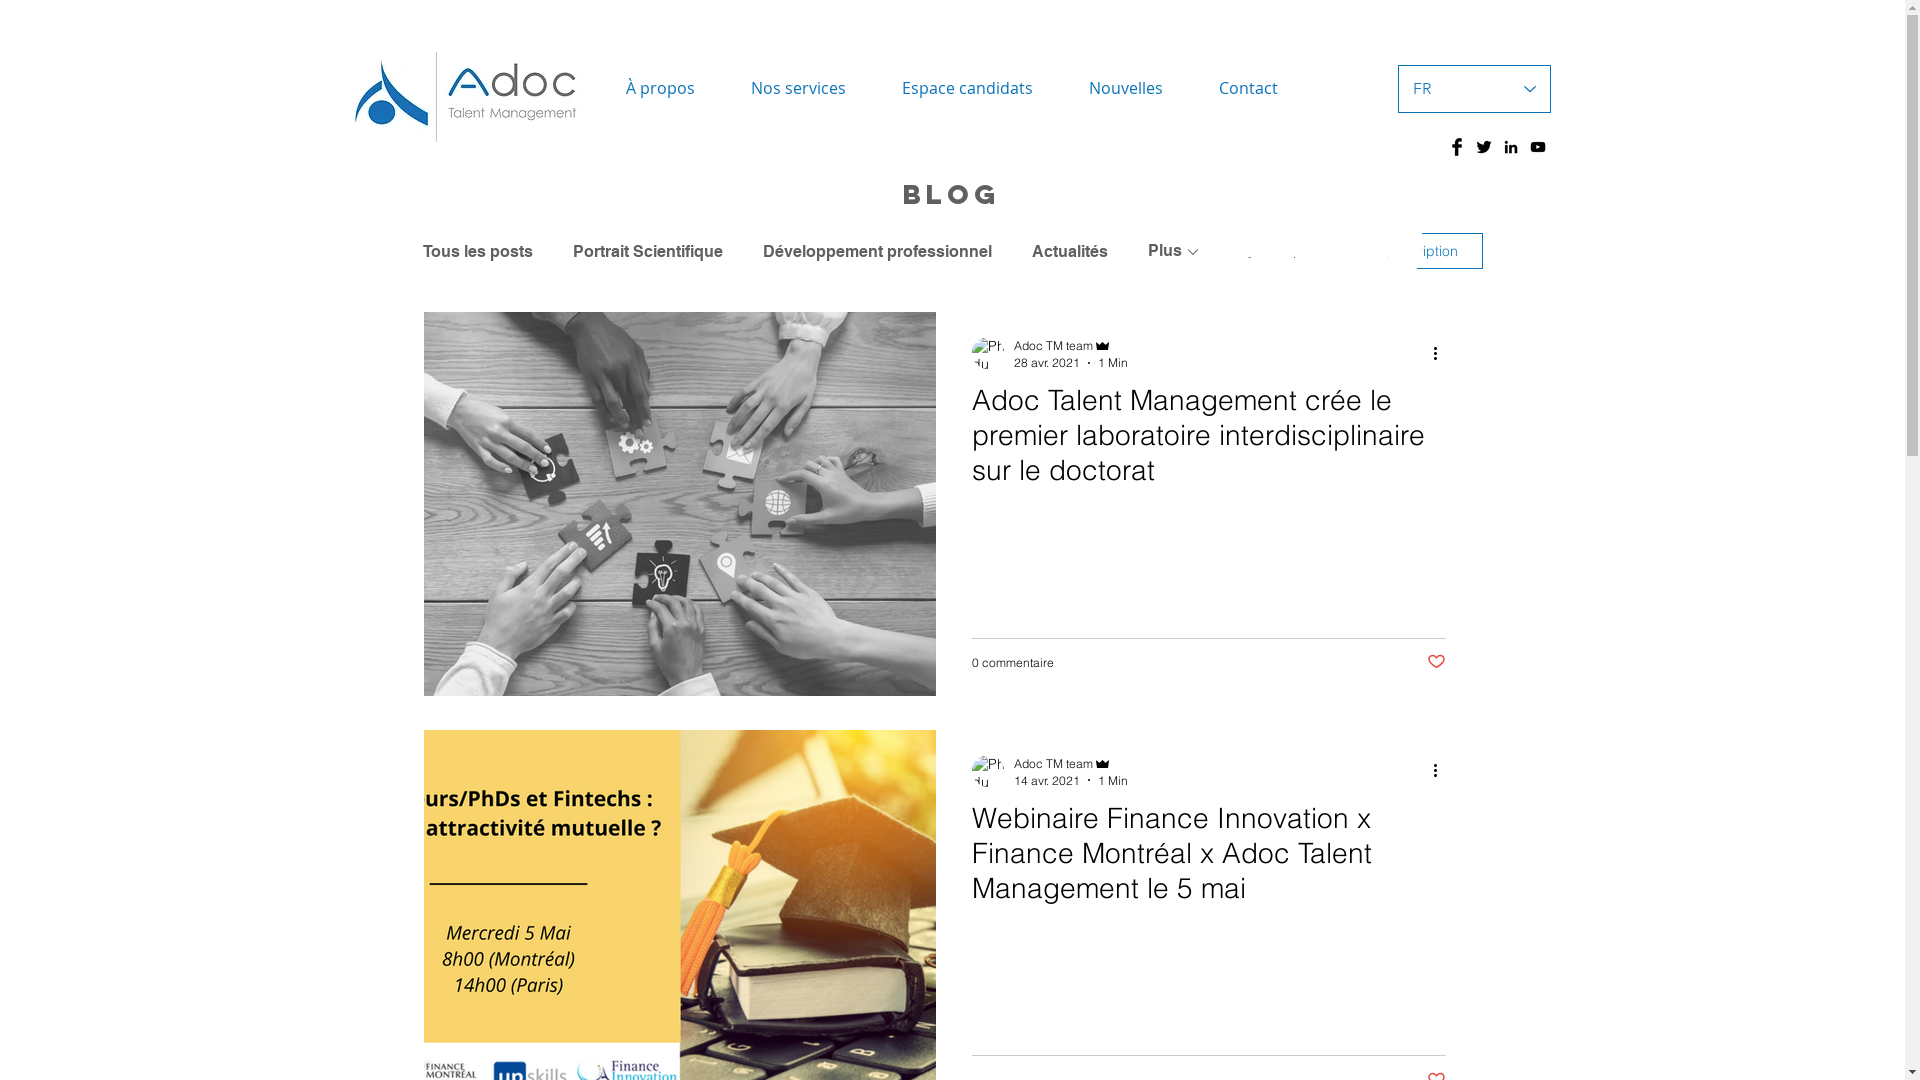 This screenshot has height=1080, width=1920. Describe the element at coordinates (967, 87) in the screenshot. I see `'Espace candidats'` at that location.